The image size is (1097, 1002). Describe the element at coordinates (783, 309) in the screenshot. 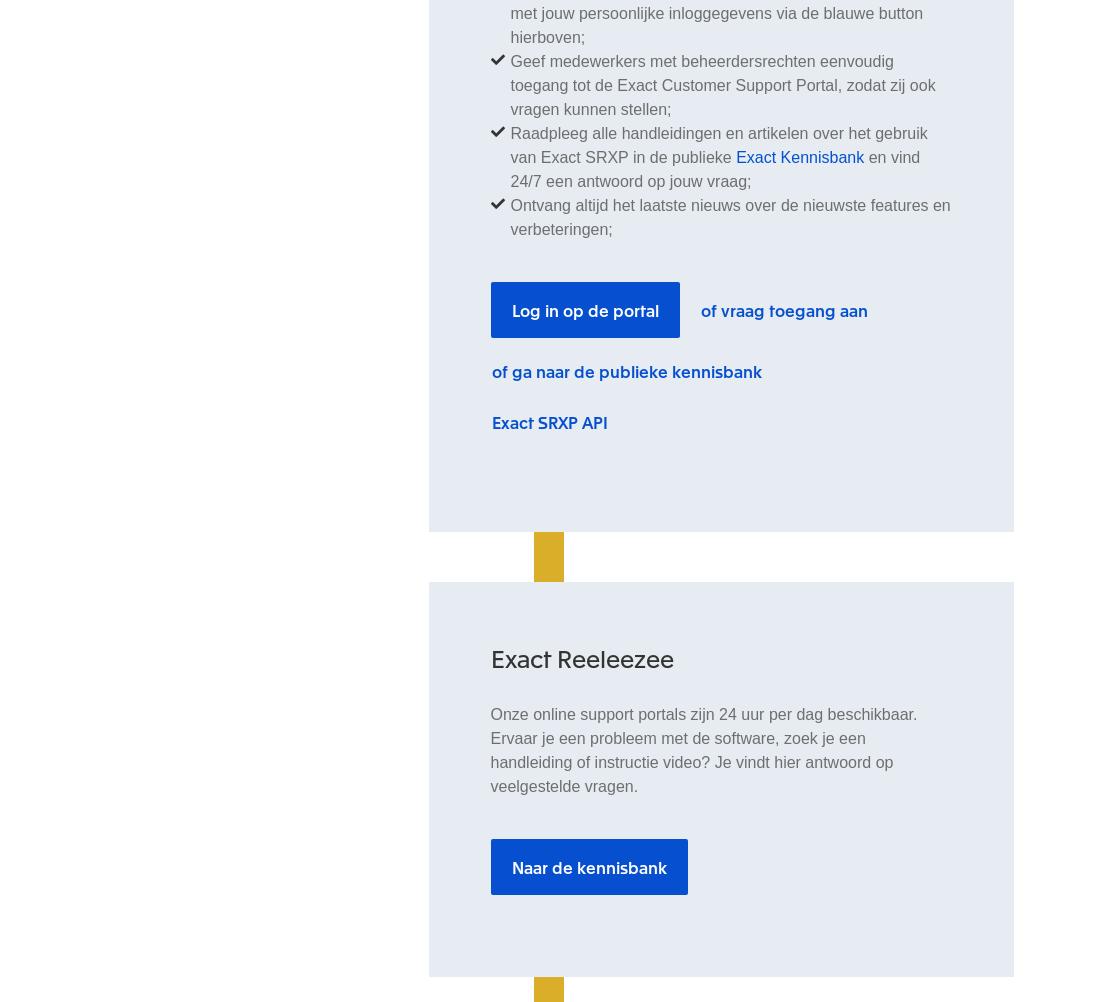

I see `'of vraag toegang aan'` at that location.